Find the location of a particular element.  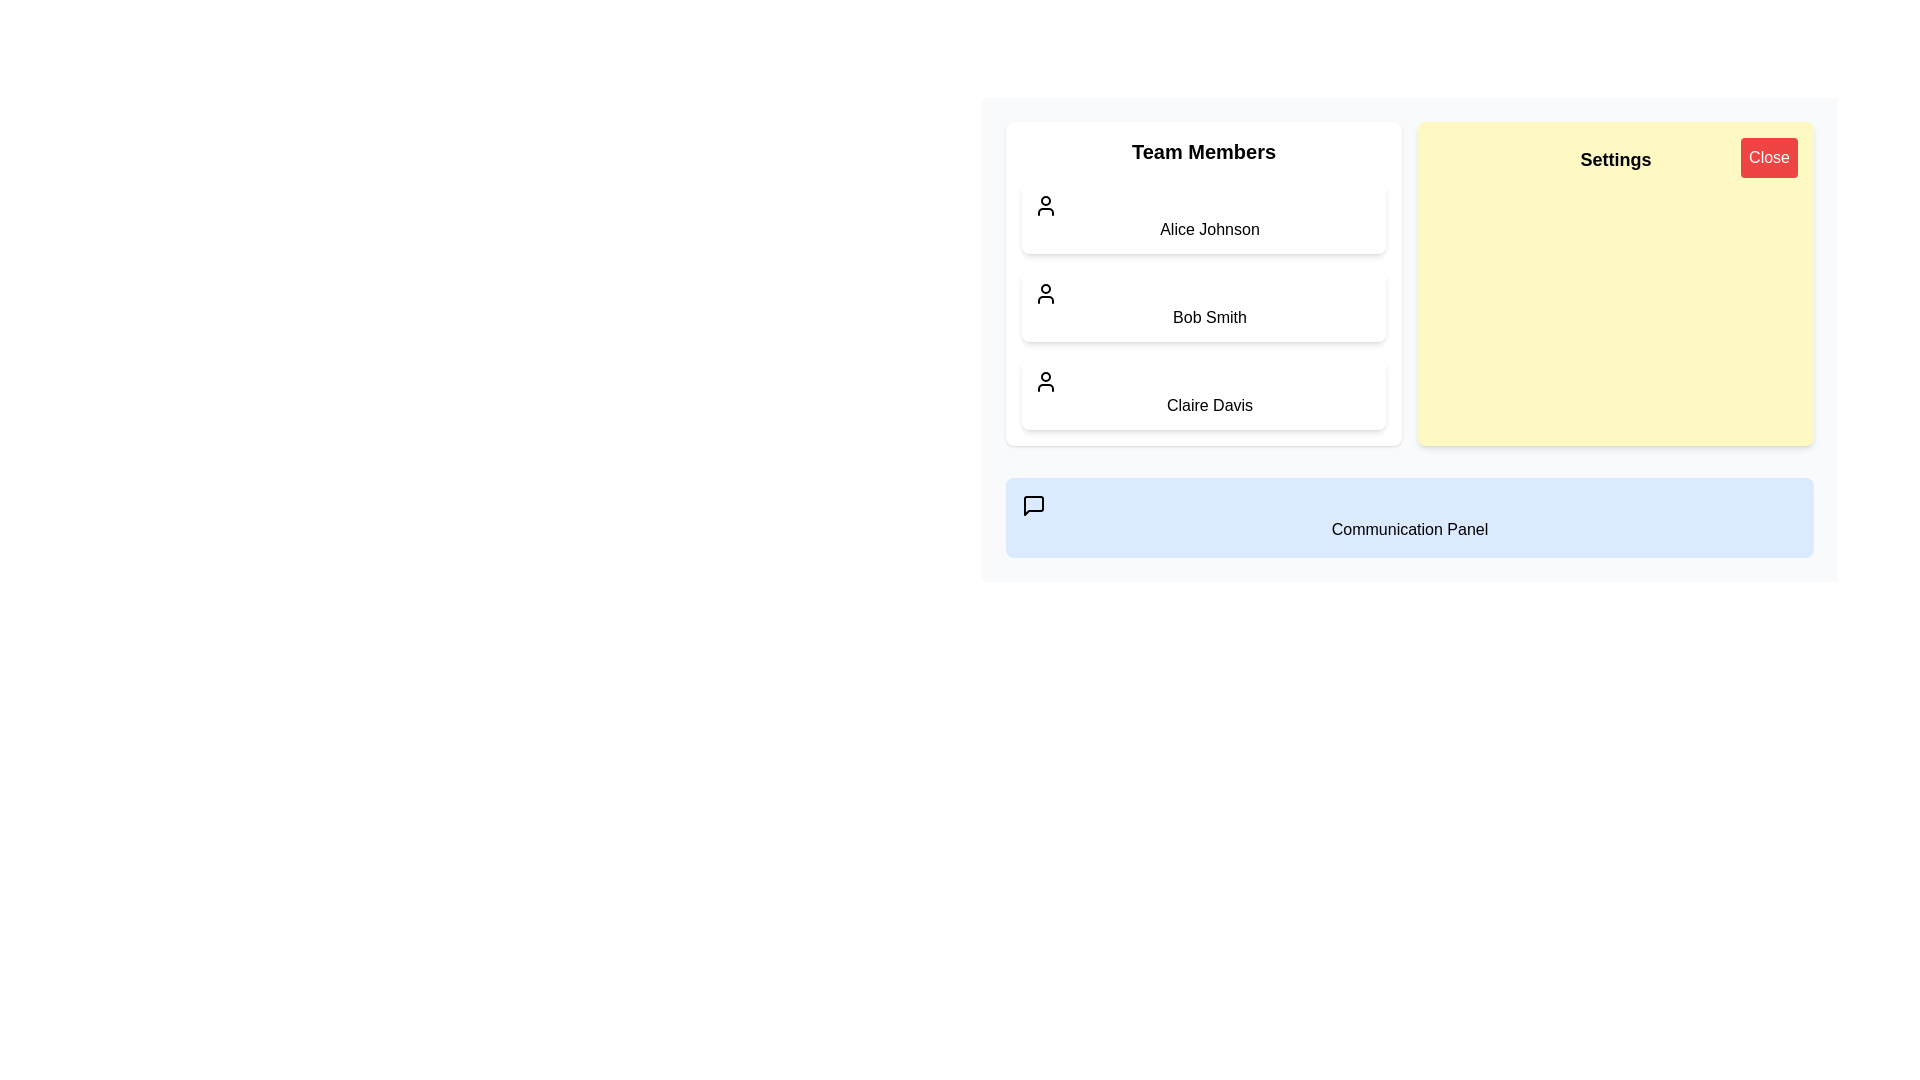

the speech bubble icon located in the Communication Panel at the bottom-left corner, which has a clean rounded rectangular shape and a solid outline is located at coordinates (1033, 504).